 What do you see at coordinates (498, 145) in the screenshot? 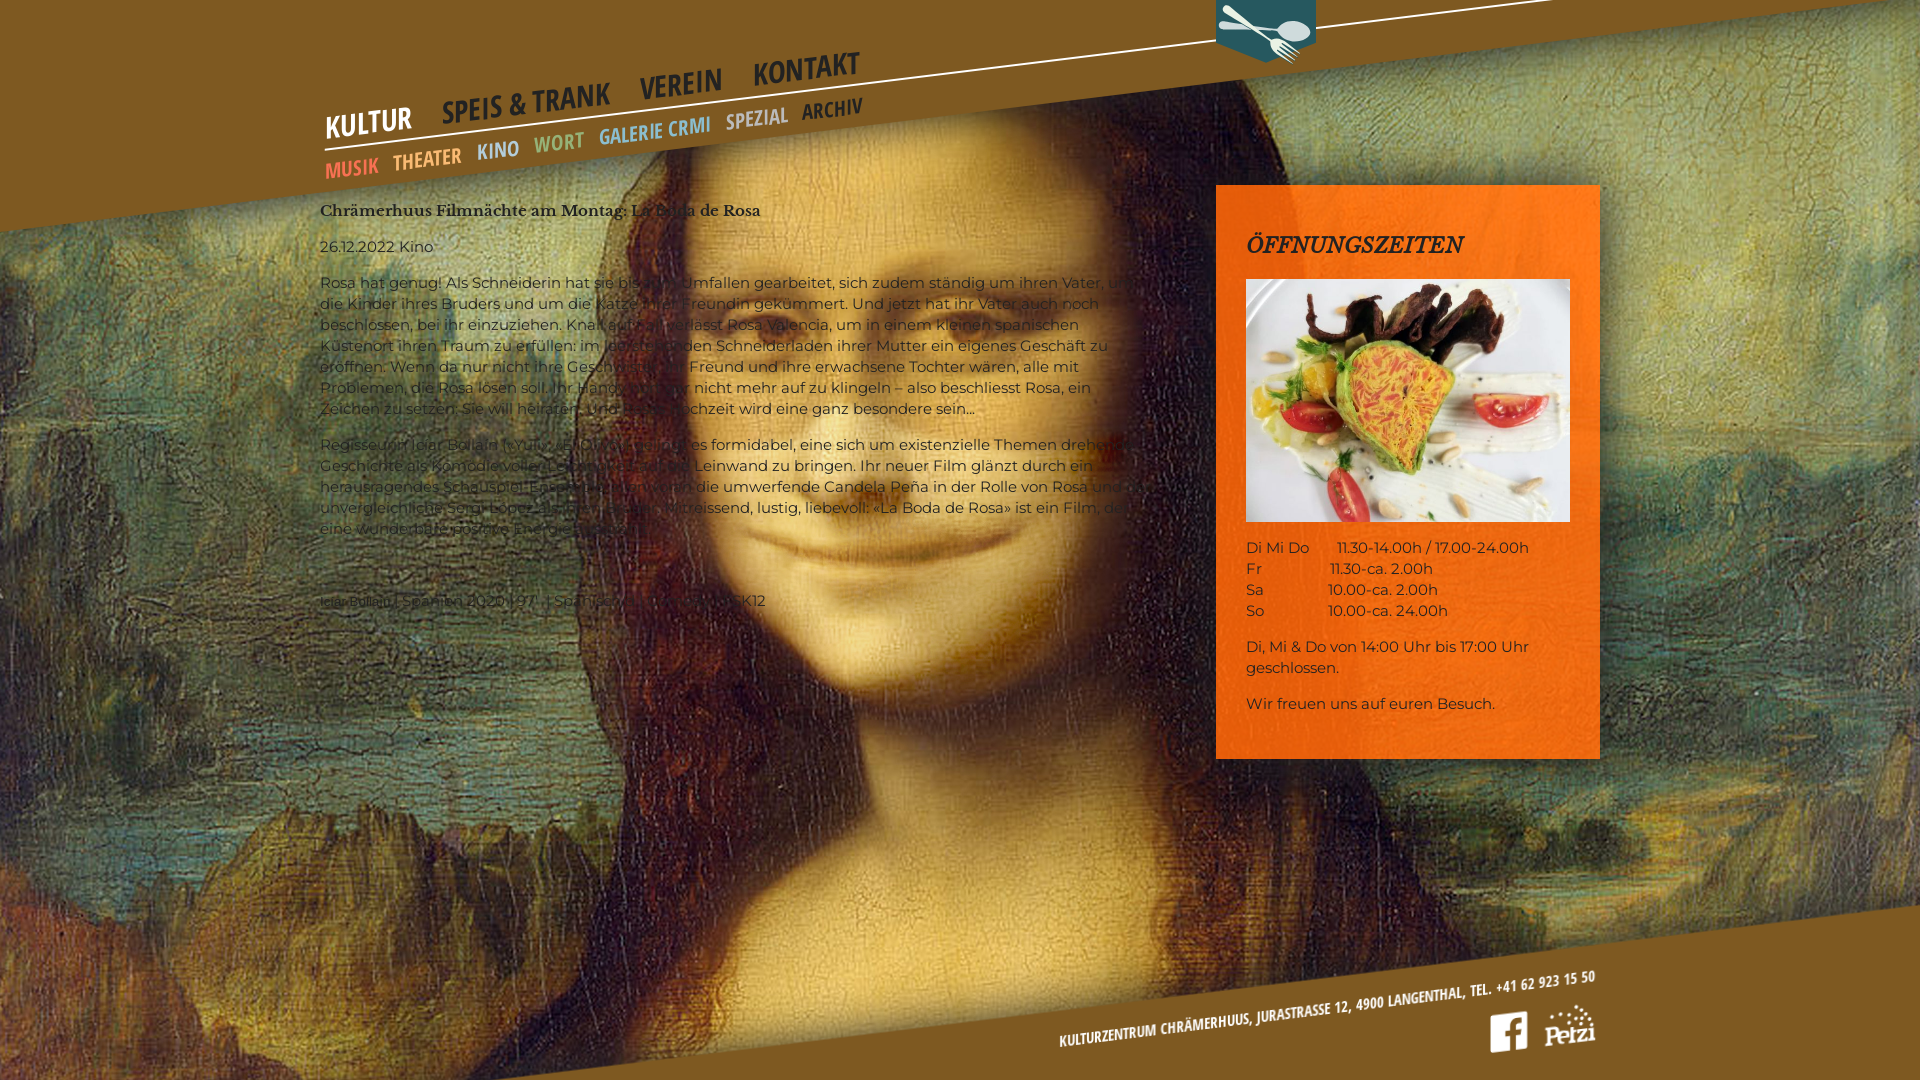
I see `'KINO'` at bounding box center [498, 145].